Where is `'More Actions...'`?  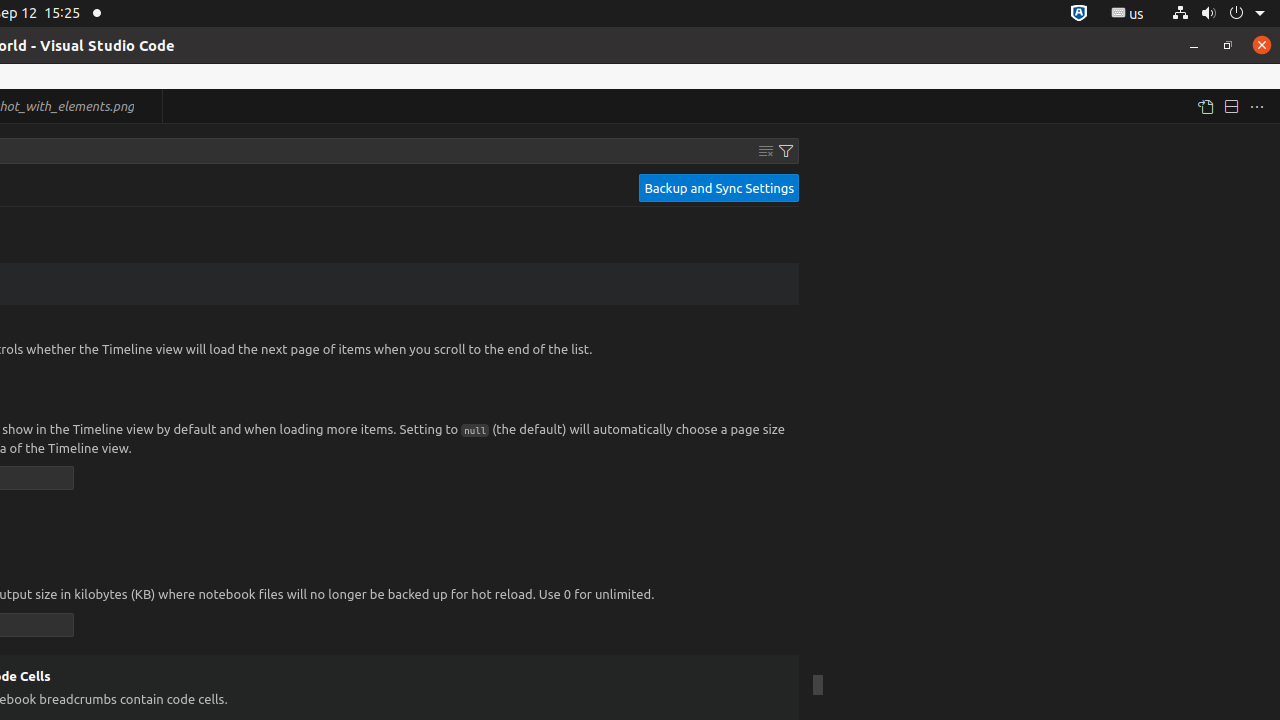
'More Actions...' is located at coordinates (1255, 106).